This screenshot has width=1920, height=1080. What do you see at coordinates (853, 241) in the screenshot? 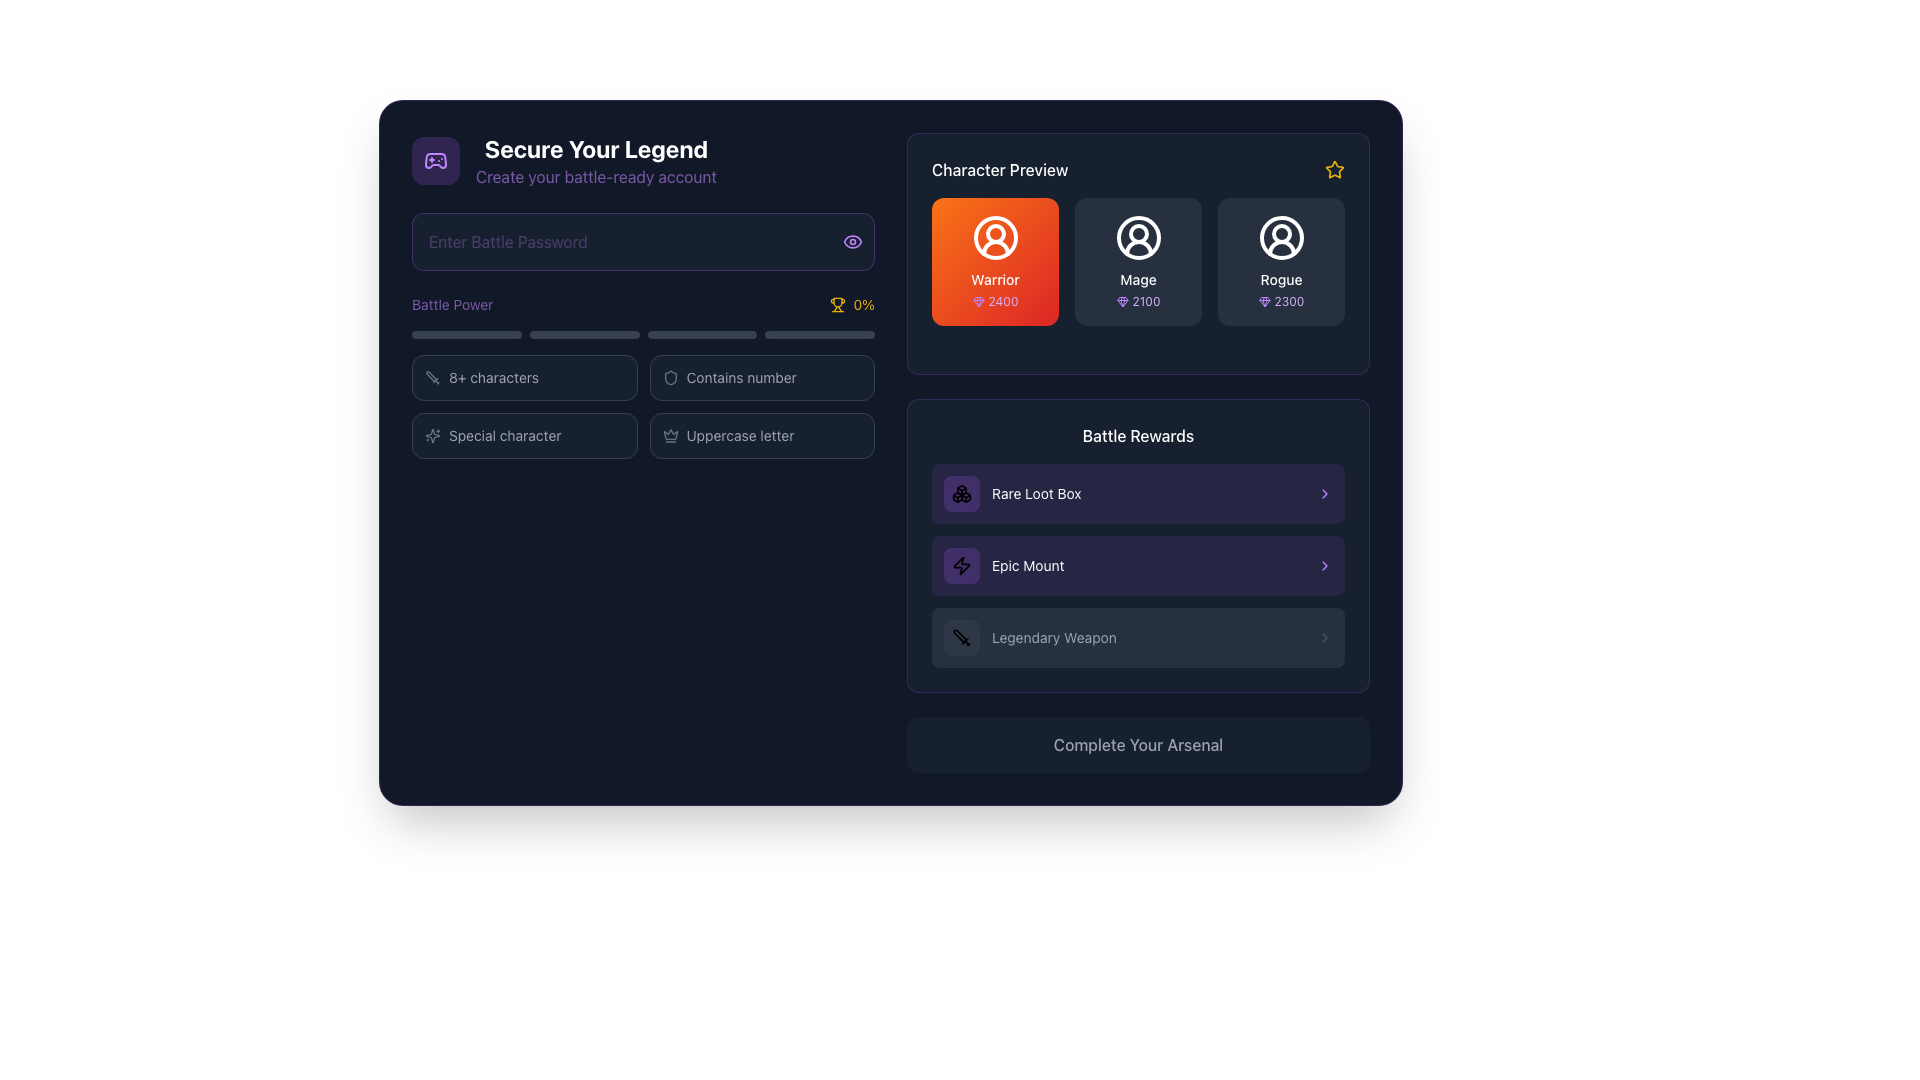
I see `the eye-shaped purple button located at the rightmost edge of the 'Enter Battle Password' input field to potentially display a tooltip` at bounding box center [853, 241].